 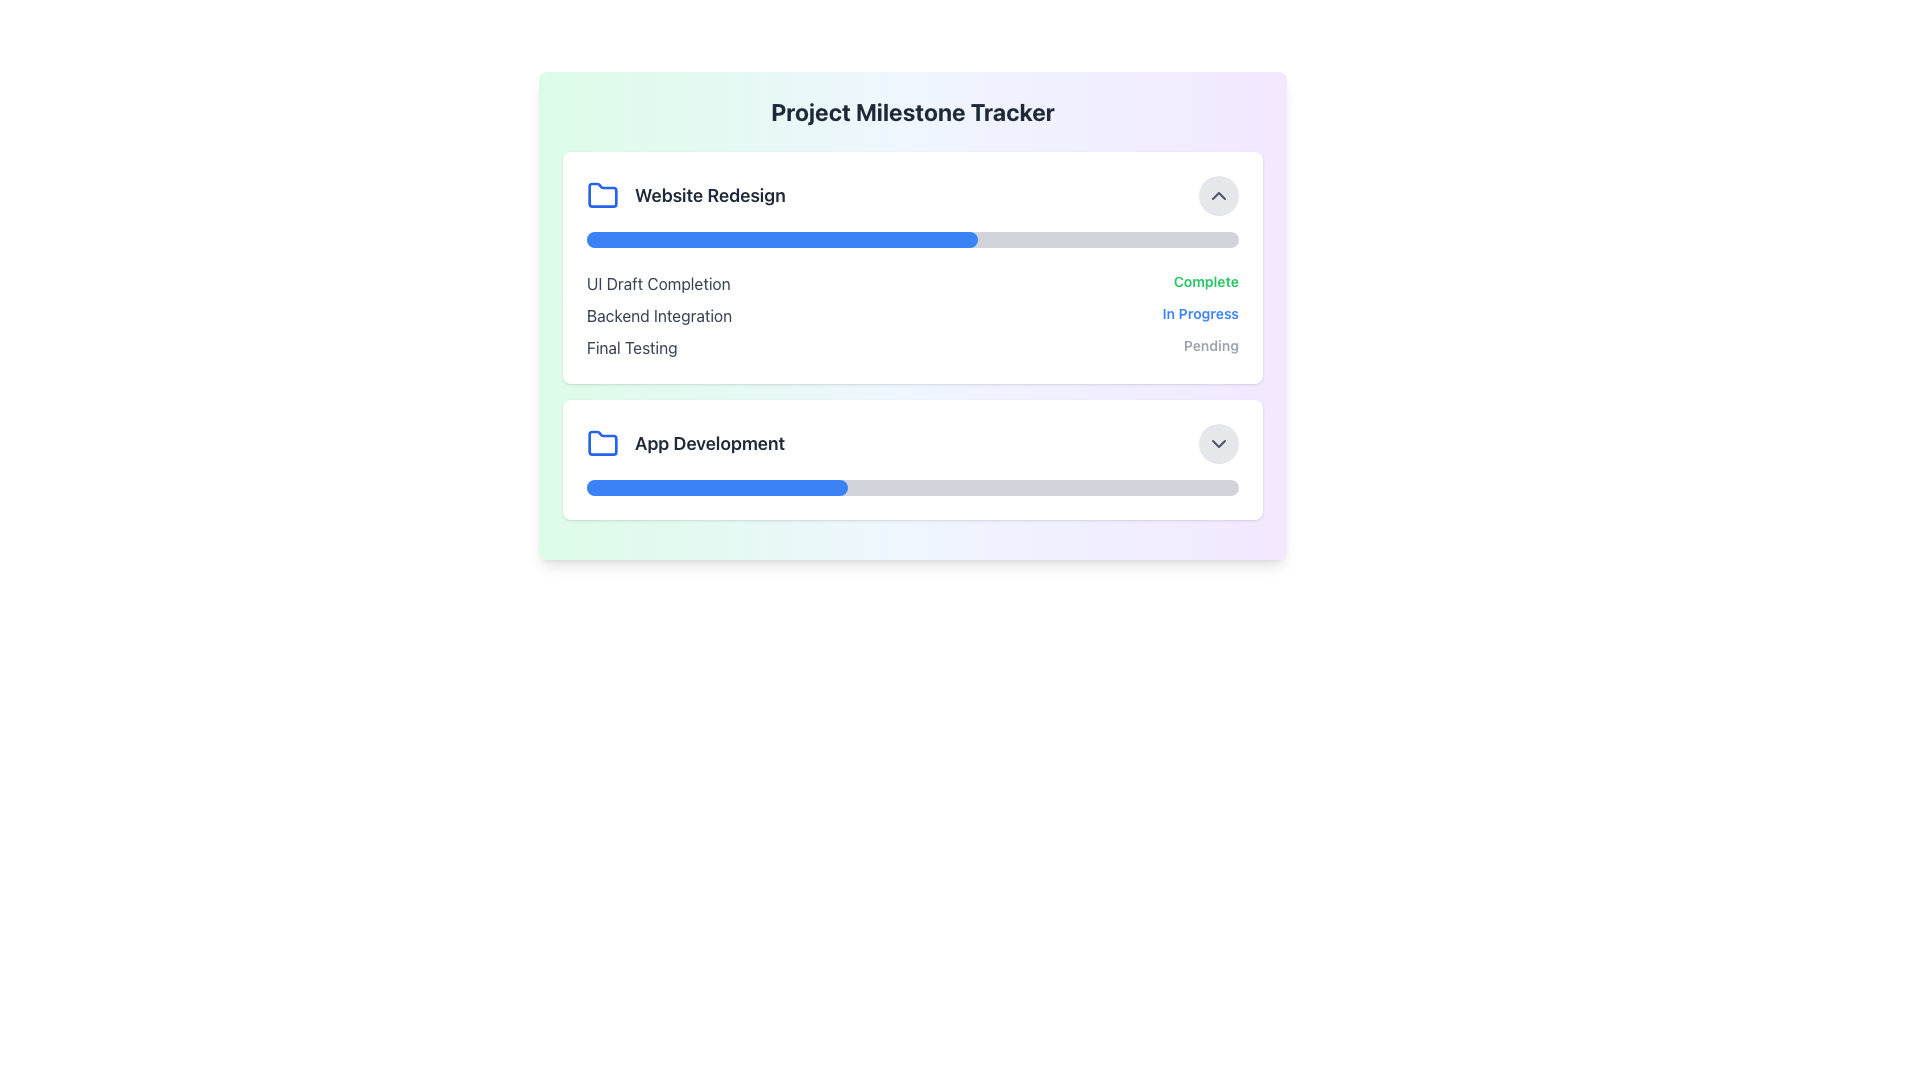 I want to click on the 'Pending' text label, which is styled in a smaller font size and gray color, located at the far right end of the second row of tasks under the 'Website Redesign' category, aligned with the task description 'Final Testing', so click(x=1210, y=346).